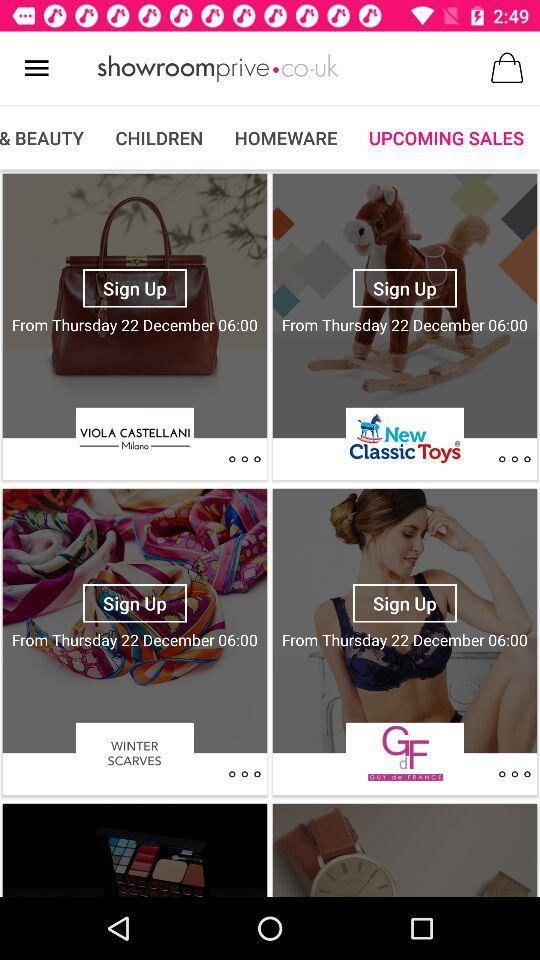  What do you see at coordinates (135, 620) in the screenshot?
I see `the second row first box` at bounding box center [135, 620].